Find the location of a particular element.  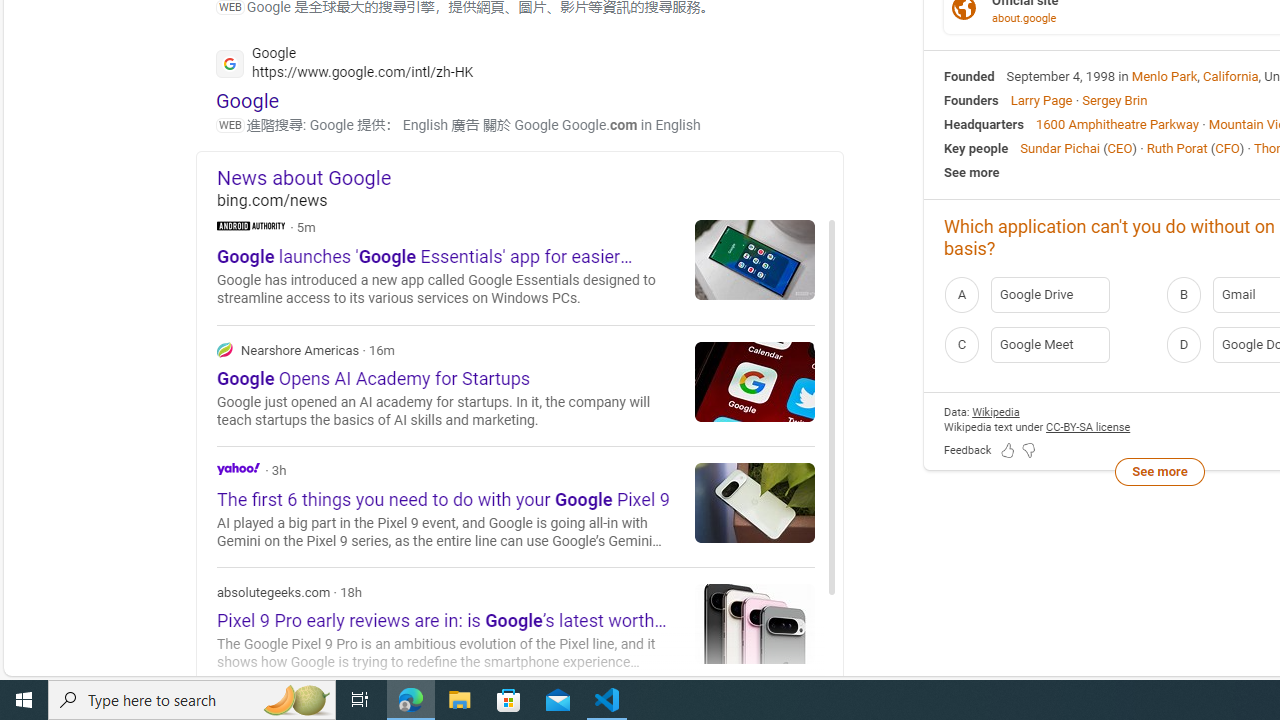

'1600 Amphitheatre Parkway' is located at coordinates (1116, 123).